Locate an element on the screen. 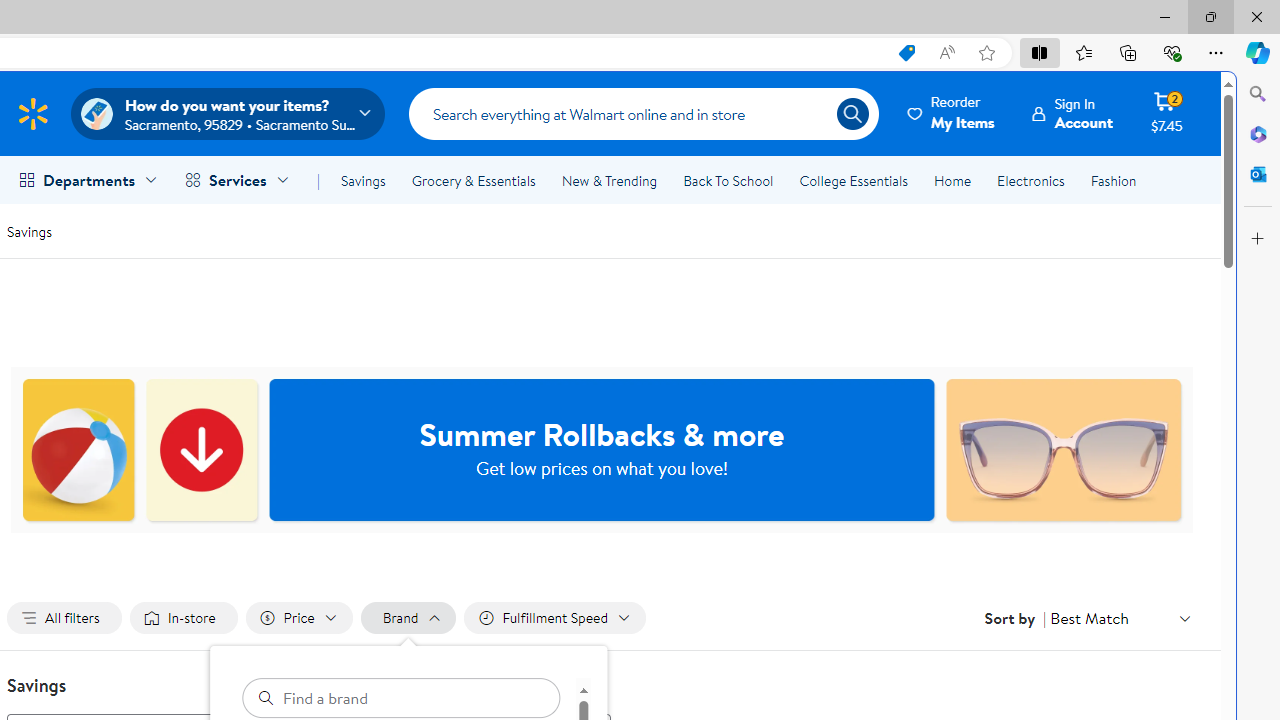  'Walmart Homepage' is located at coordinates (32, 113).